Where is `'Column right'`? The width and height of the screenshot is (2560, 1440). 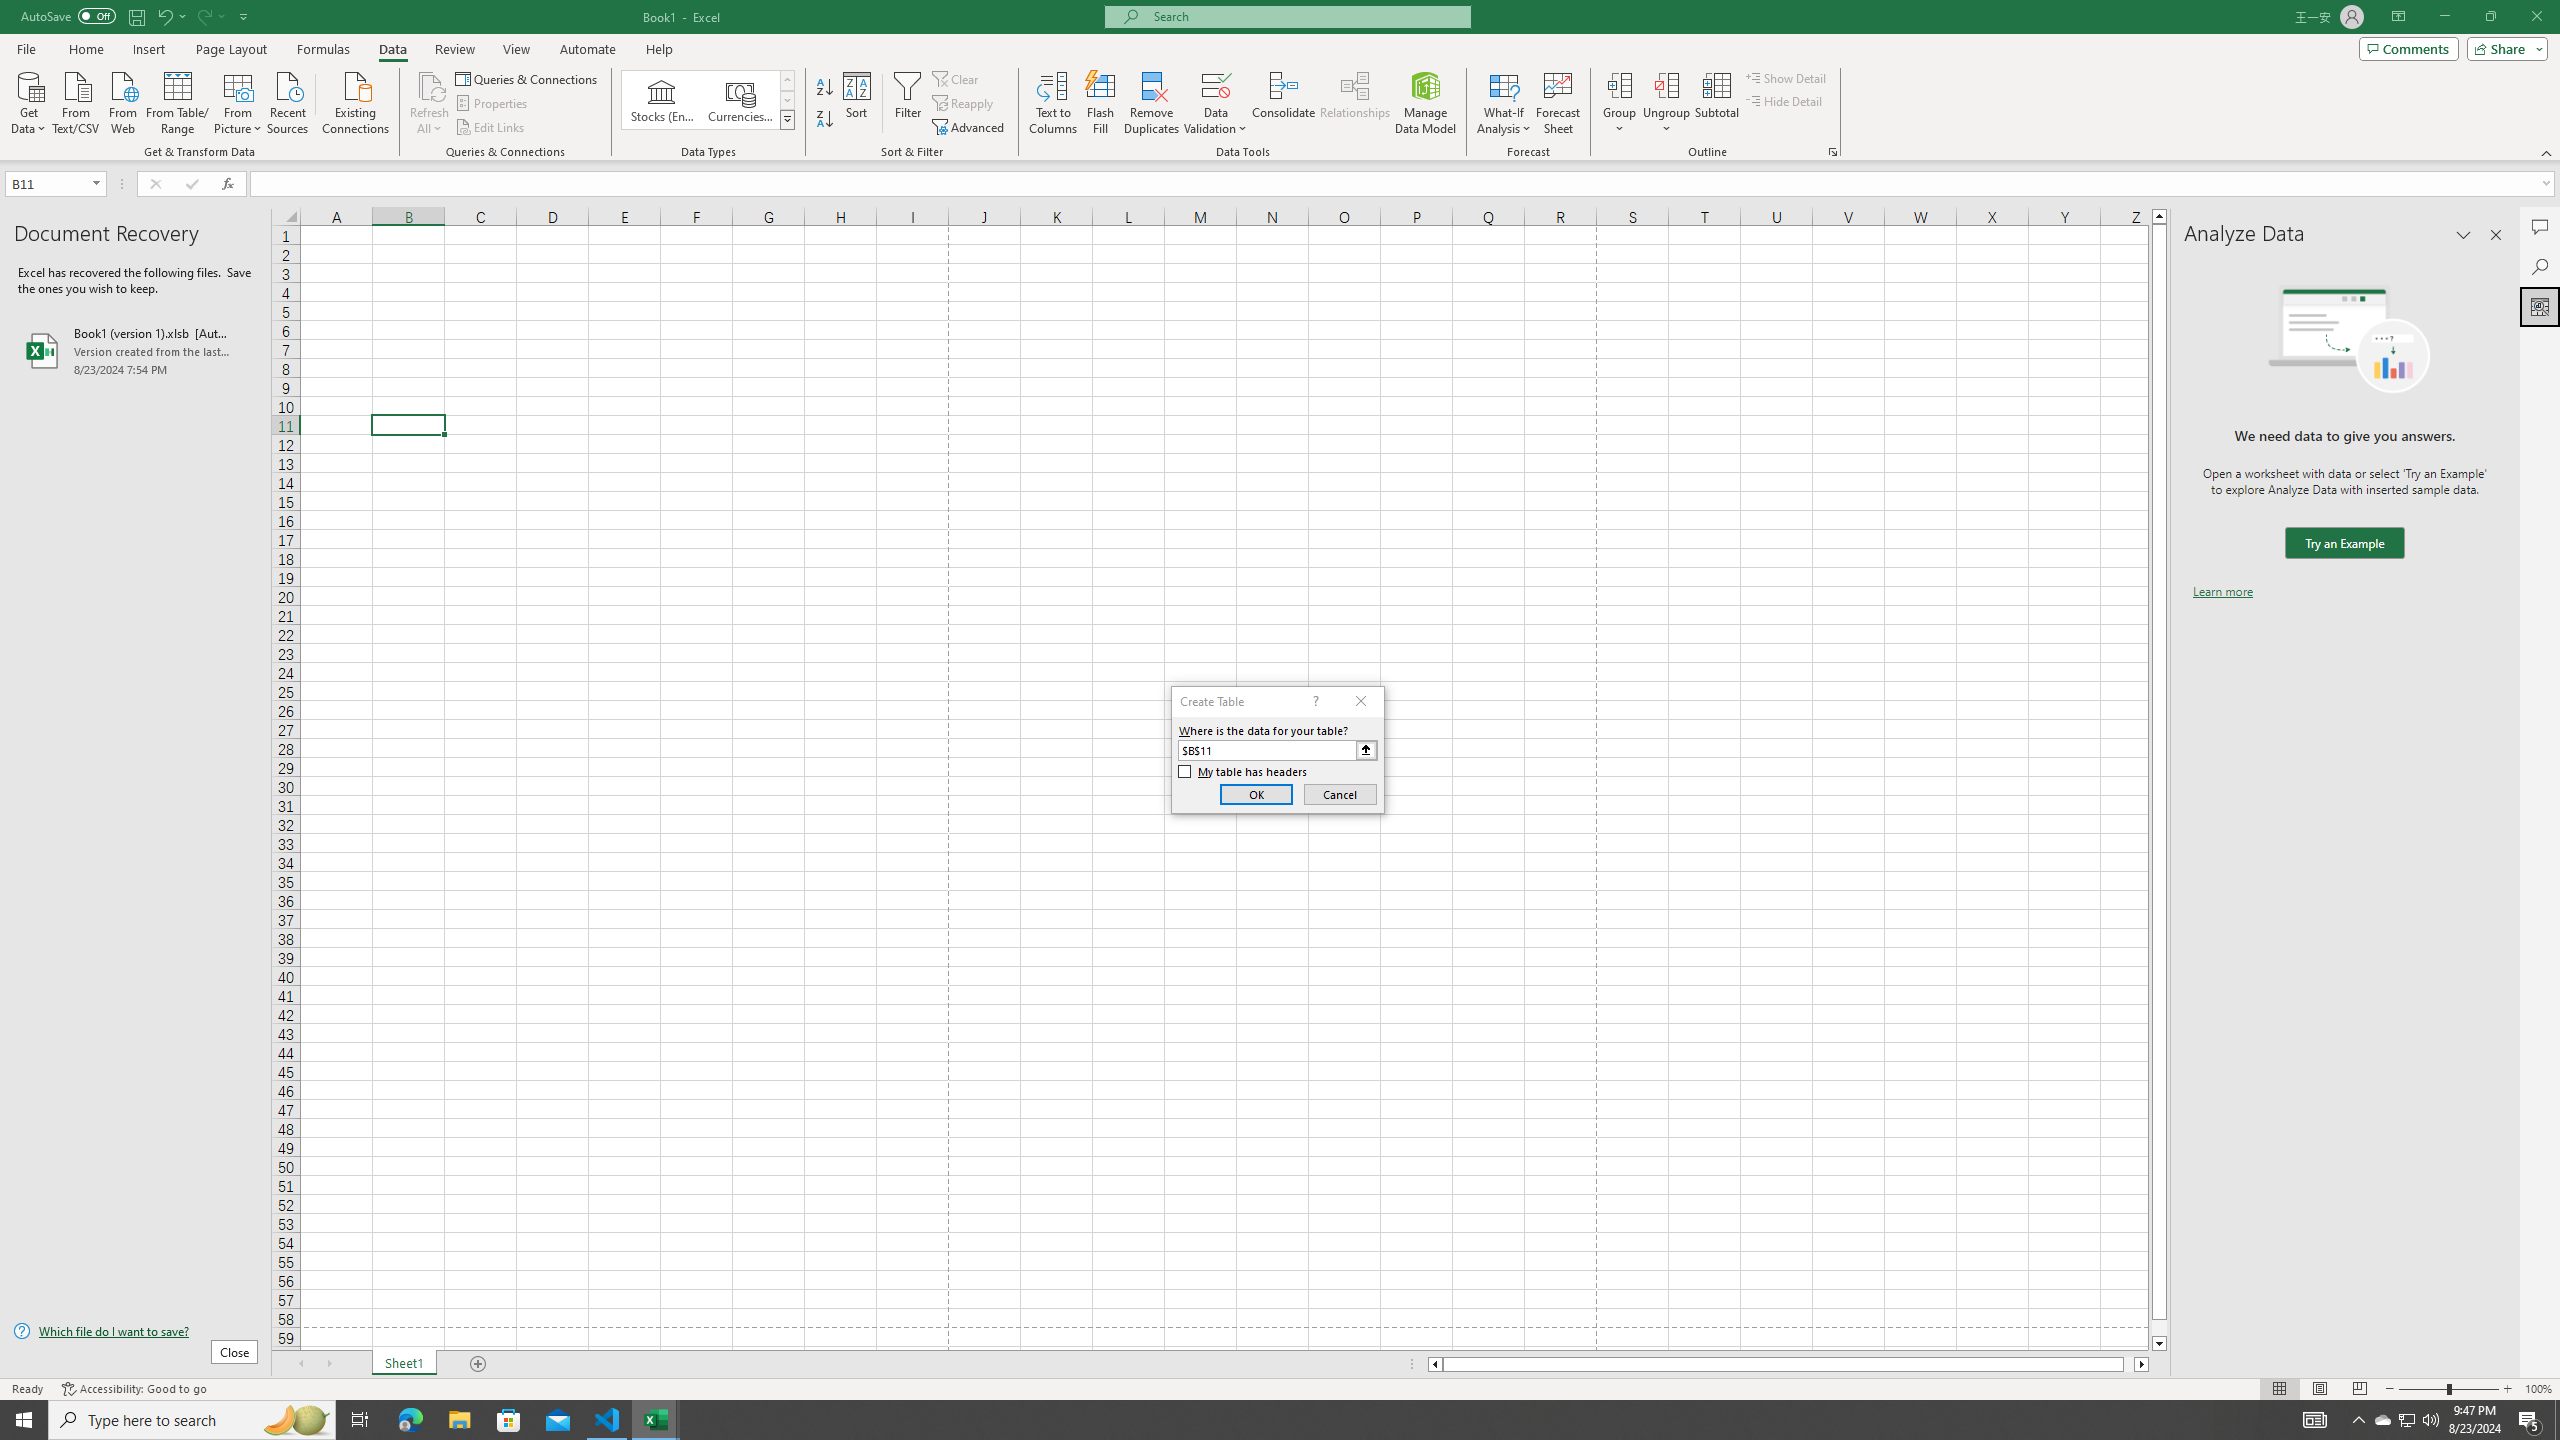
'Column right' is located at coordinates (2141, 1363).